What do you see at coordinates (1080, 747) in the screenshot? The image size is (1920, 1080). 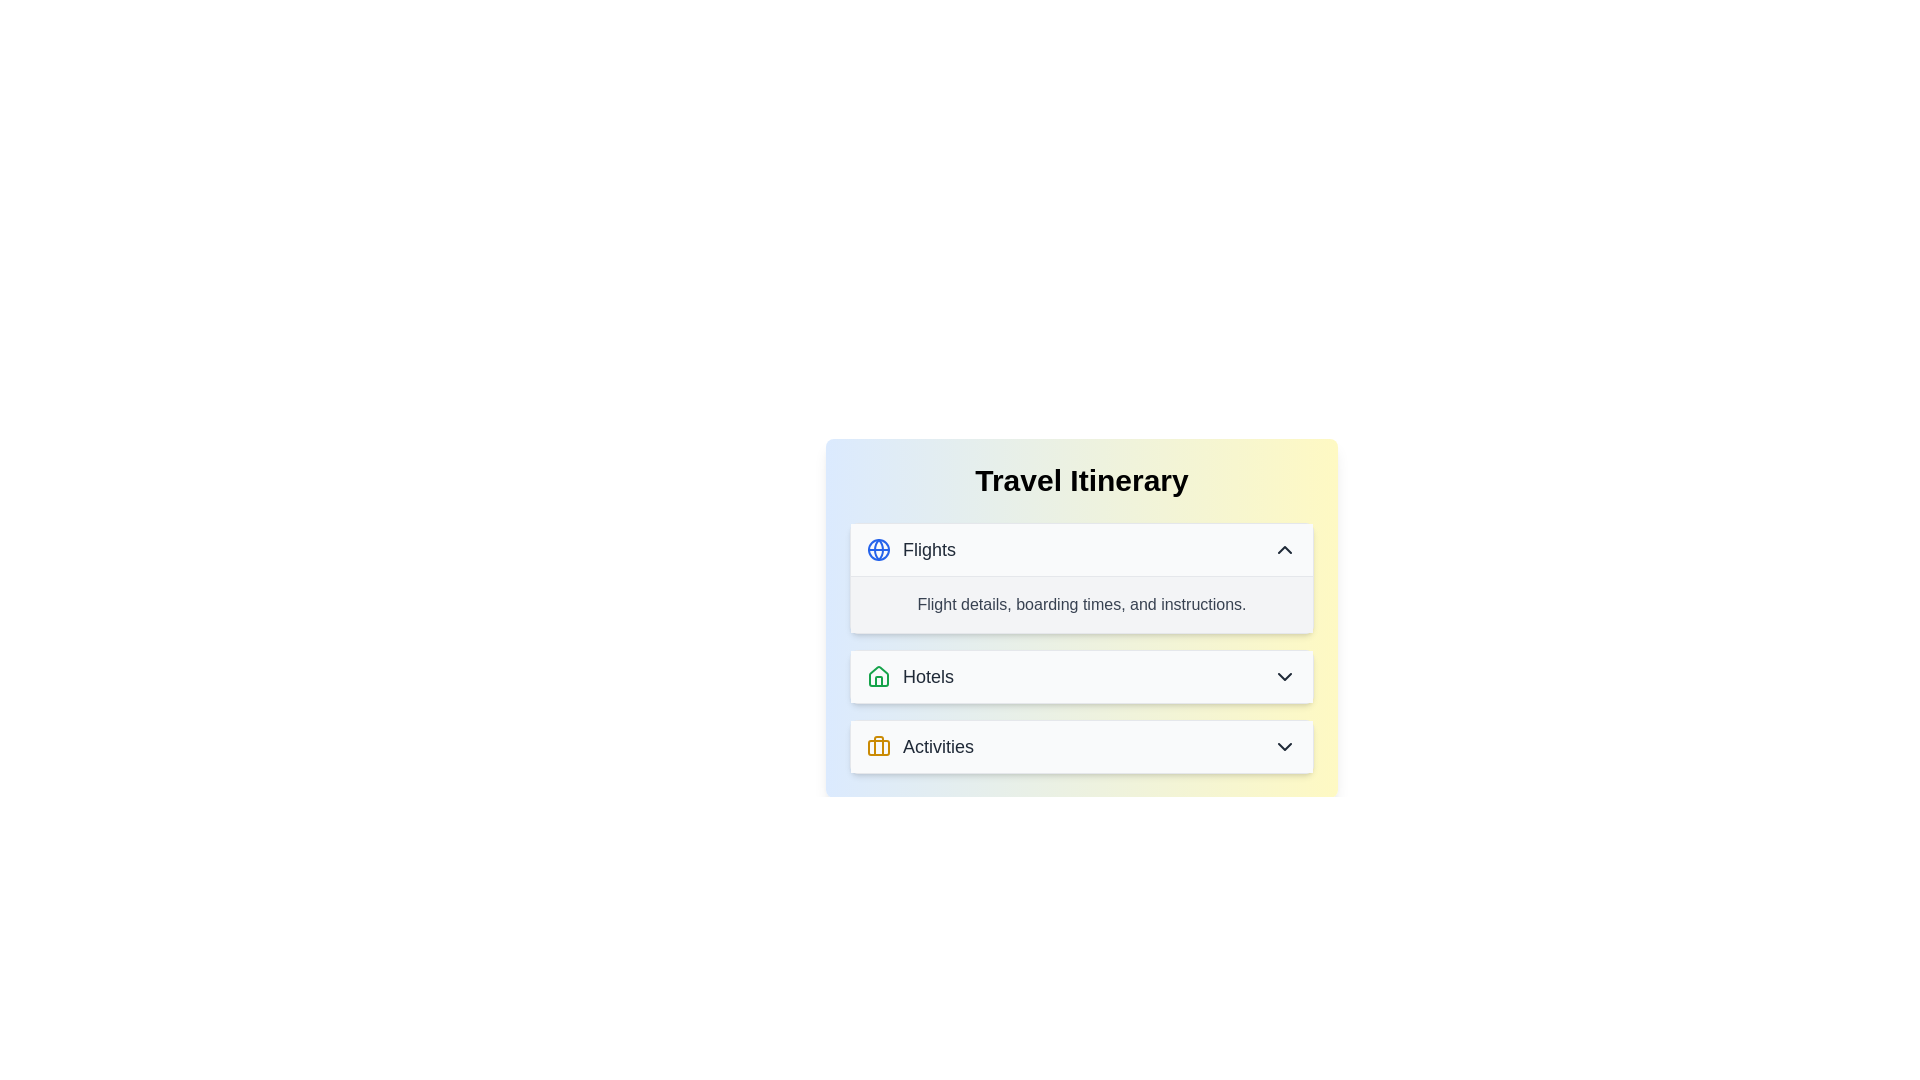 I see `the 'Activities' collapsible list item, which is the third item in the vertical stack of interactive sections` at bounding box center [1080, 747].